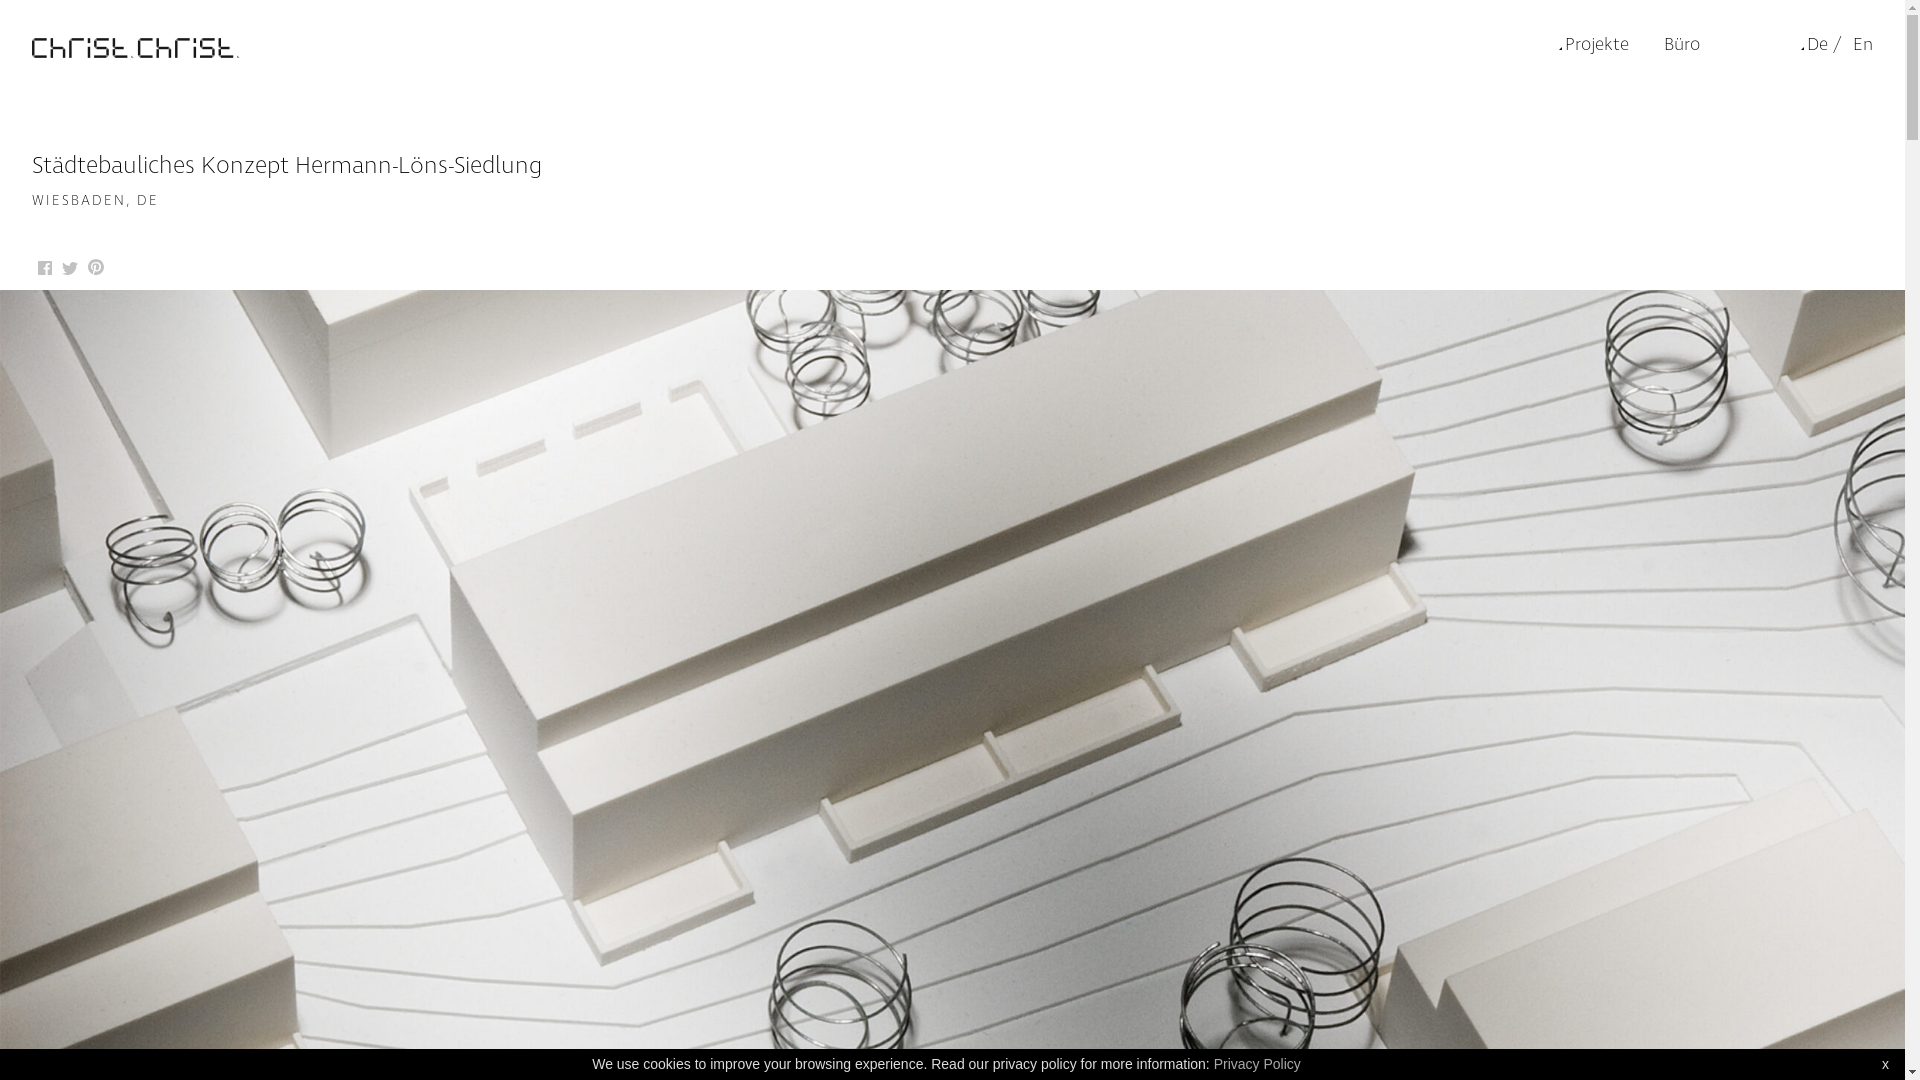 Image resolution: width=1920 pixels, height=1080 pixels. What do you see at coordinates (1814, 44) in the screenshot?
I see `'De'` at bounding box center [1814, 44].